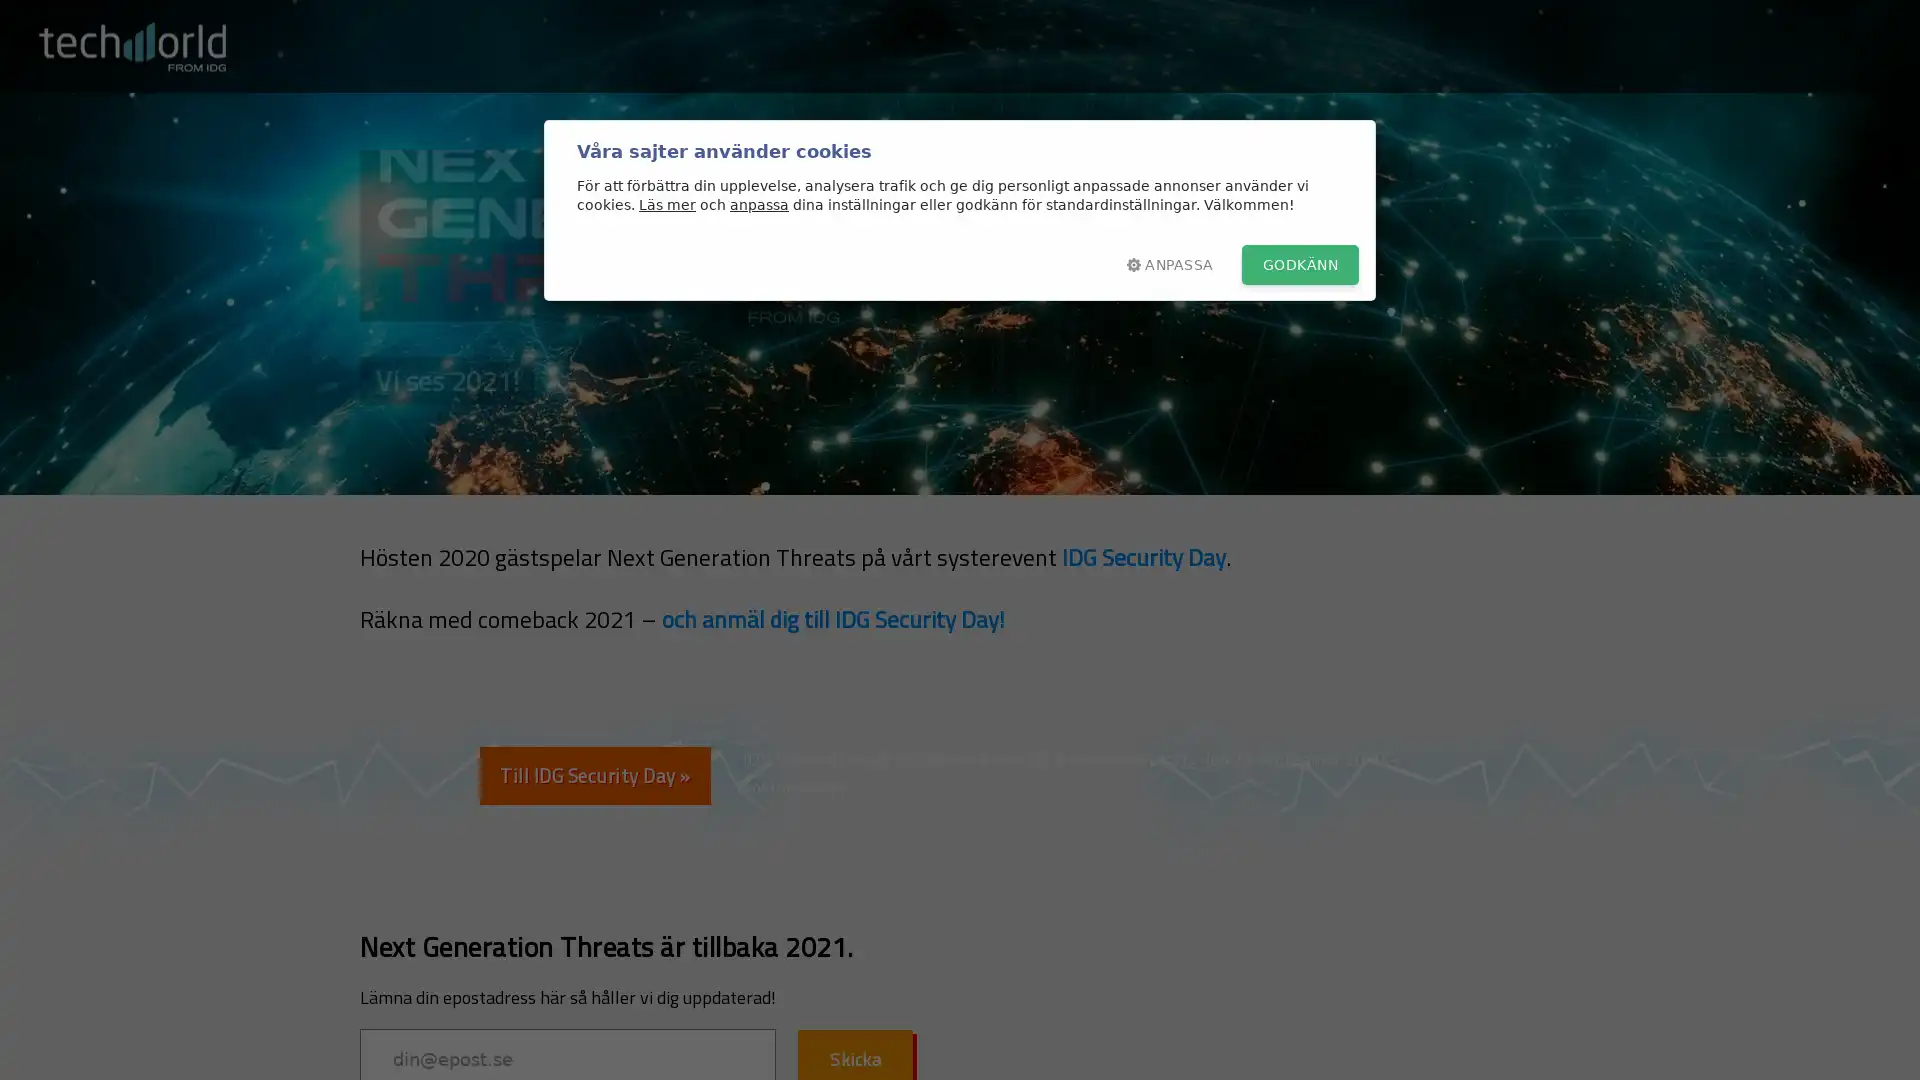 Image resolution: width=1920 pixels, height=1080 pixels. I want to click on GODKANN, so click(1300, 264).